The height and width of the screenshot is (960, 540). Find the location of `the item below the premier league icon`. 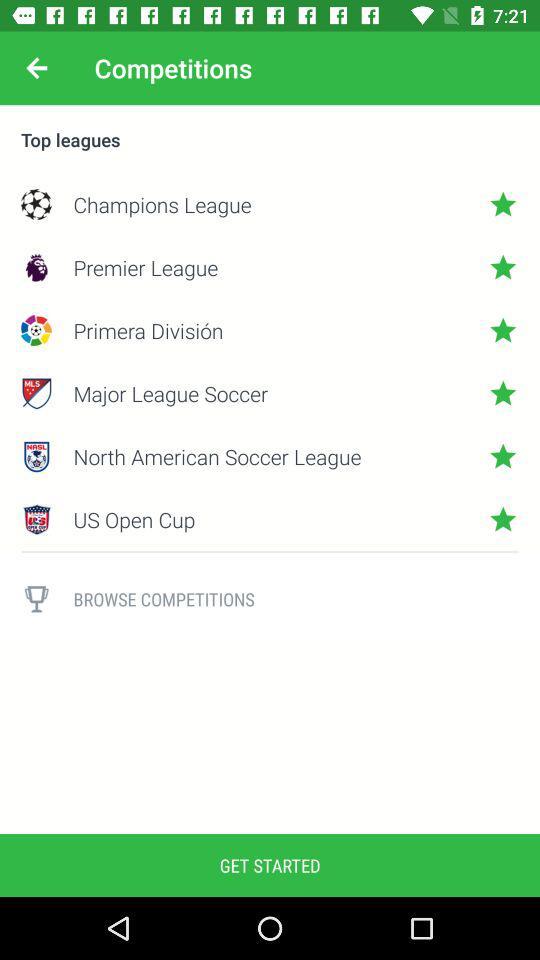

the item below the premier league icon is located at coordinates (270, 330).